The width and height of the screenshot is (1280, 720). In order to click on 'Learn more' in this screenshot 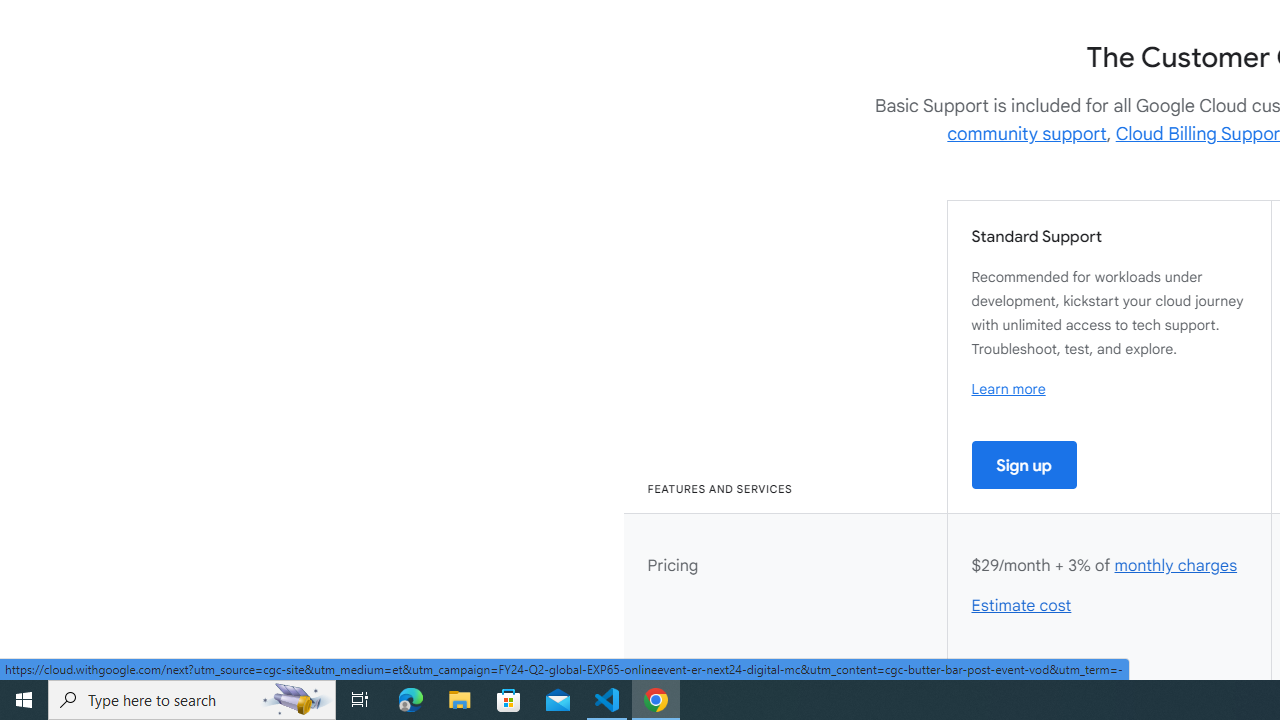, I will do `click(1008, 389)`.